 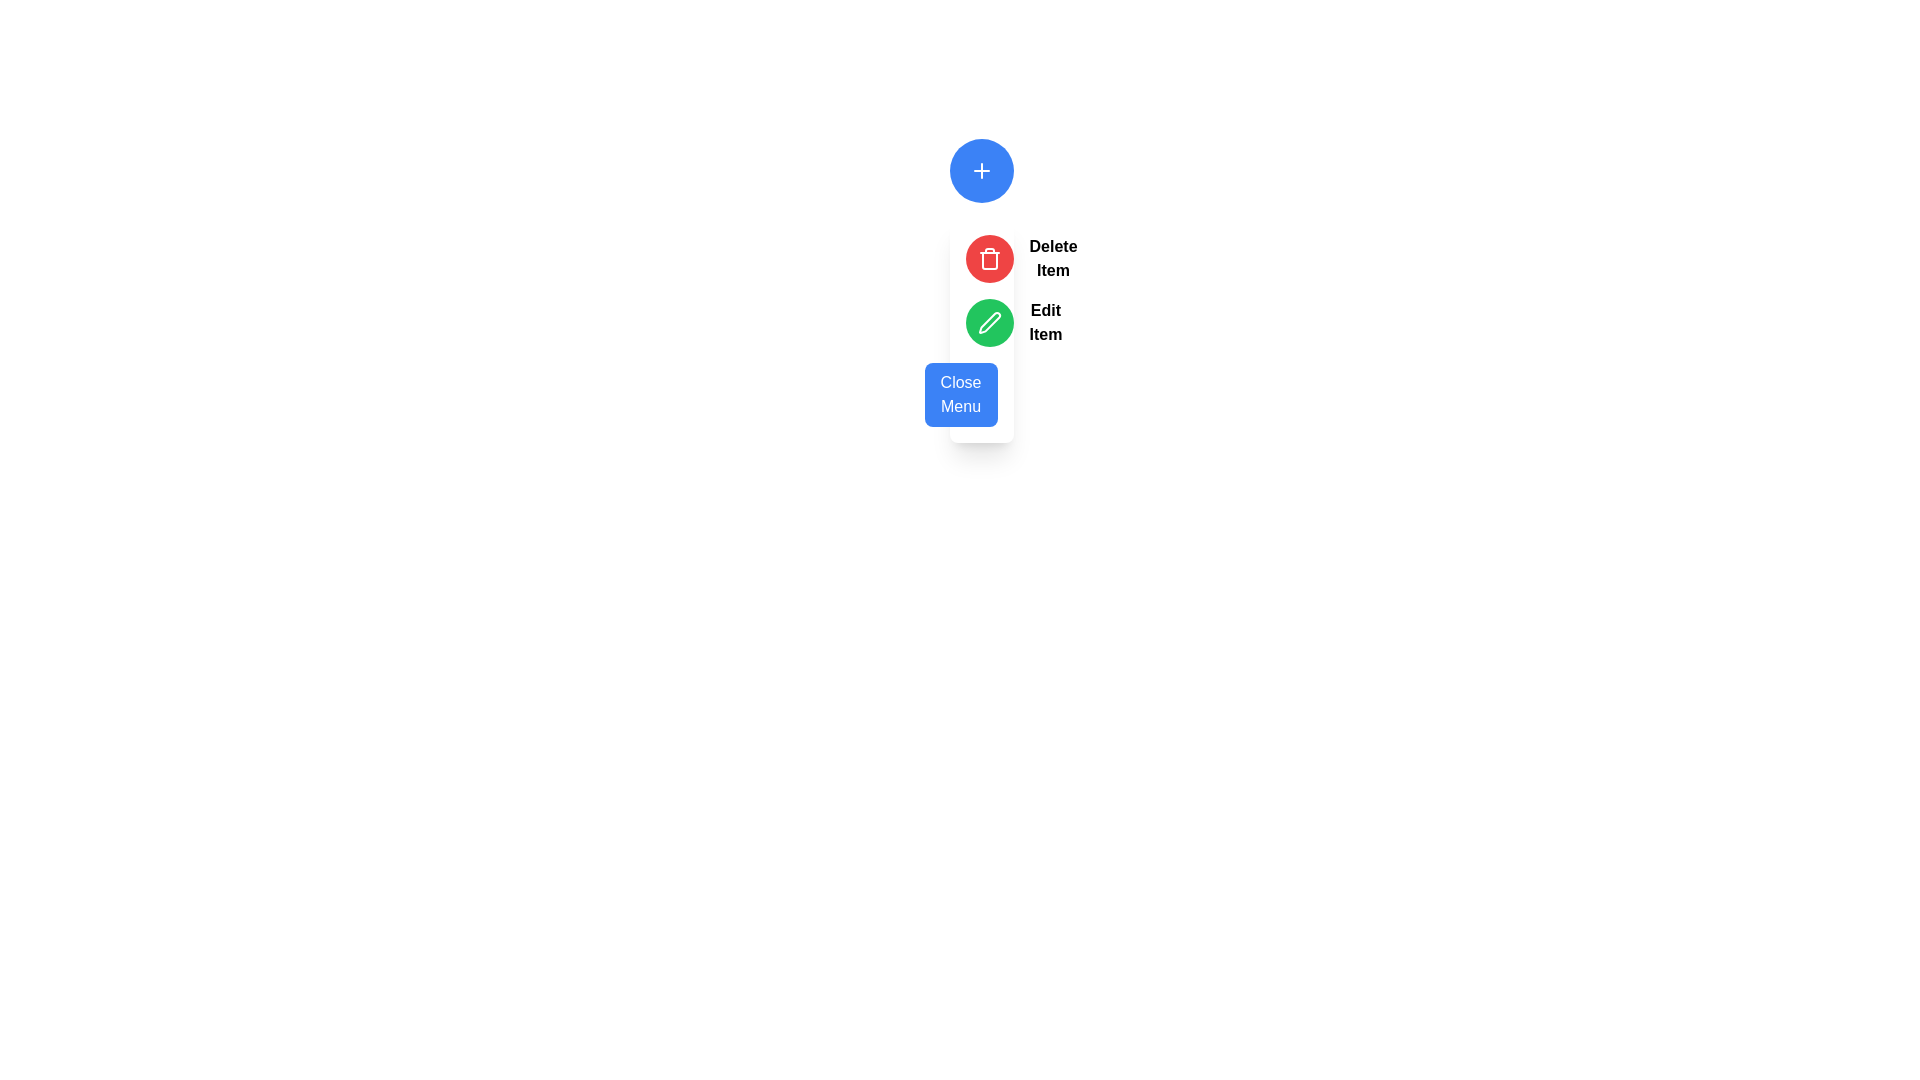 What do you see at coordinates (1052, 257) in the screenshot?
I see `the text label that describes the deletion function, which is positioned below the red circular button with a trash icon` at bounding box center [1052, 257].